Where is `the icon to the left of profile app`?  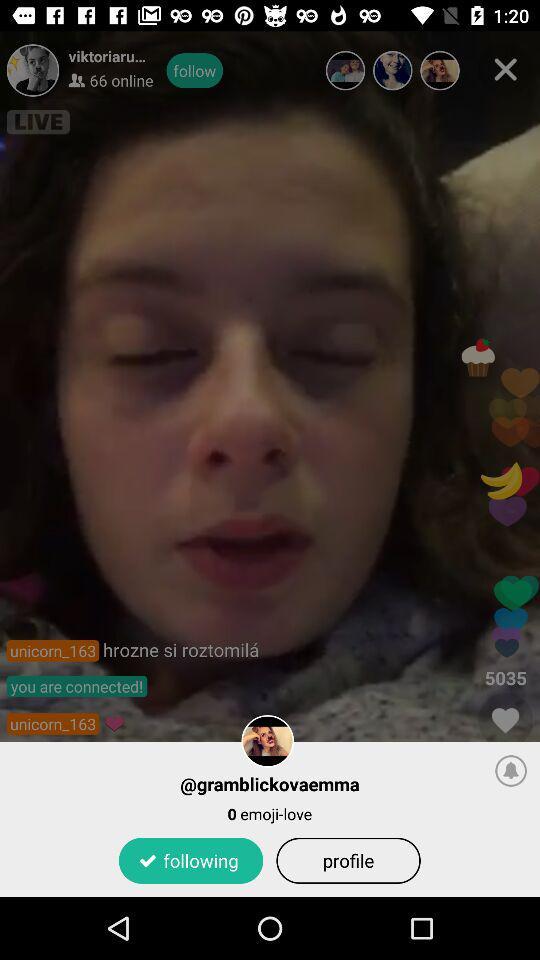 the icon to the left of profile app is located at coordinates (191, 859).